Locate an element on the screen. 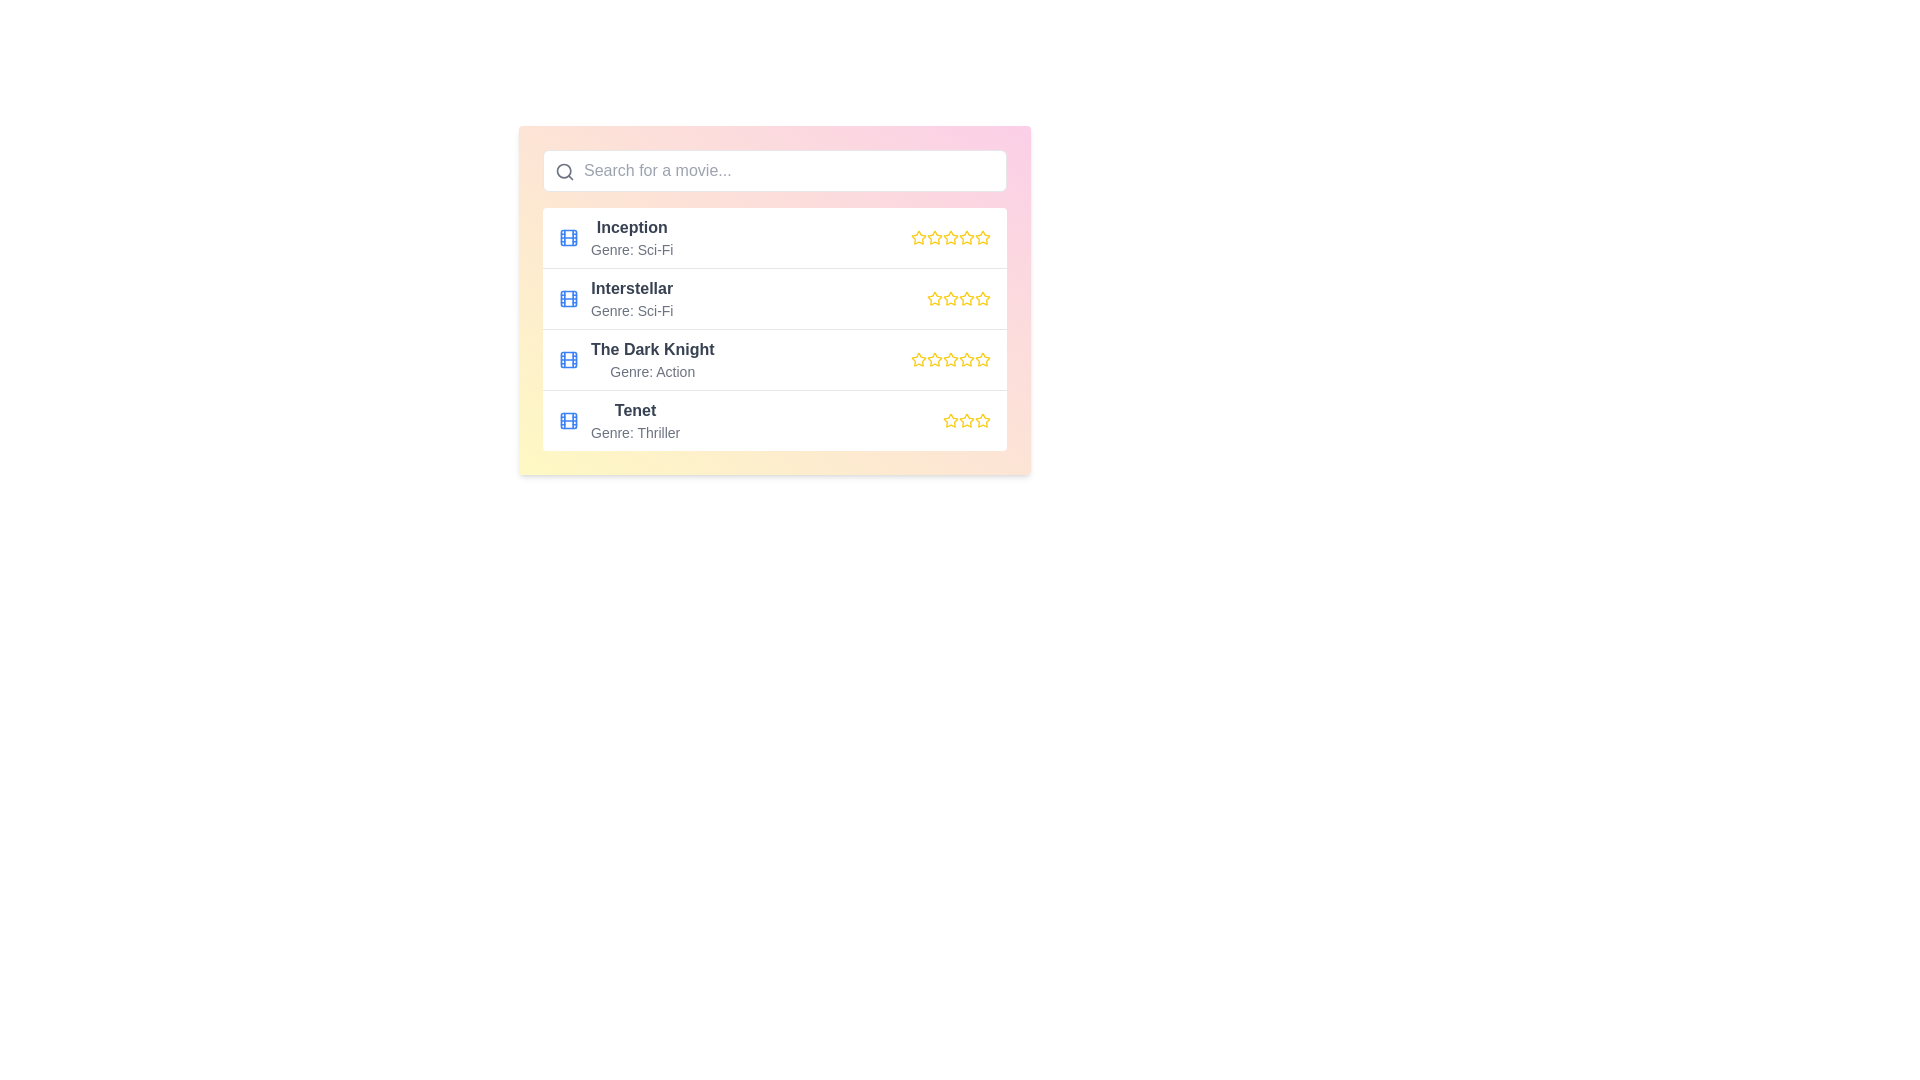  the second star-shaped icon from the left in the rating group for the movie 'Interstellar' is located at coordinates (949, 298).